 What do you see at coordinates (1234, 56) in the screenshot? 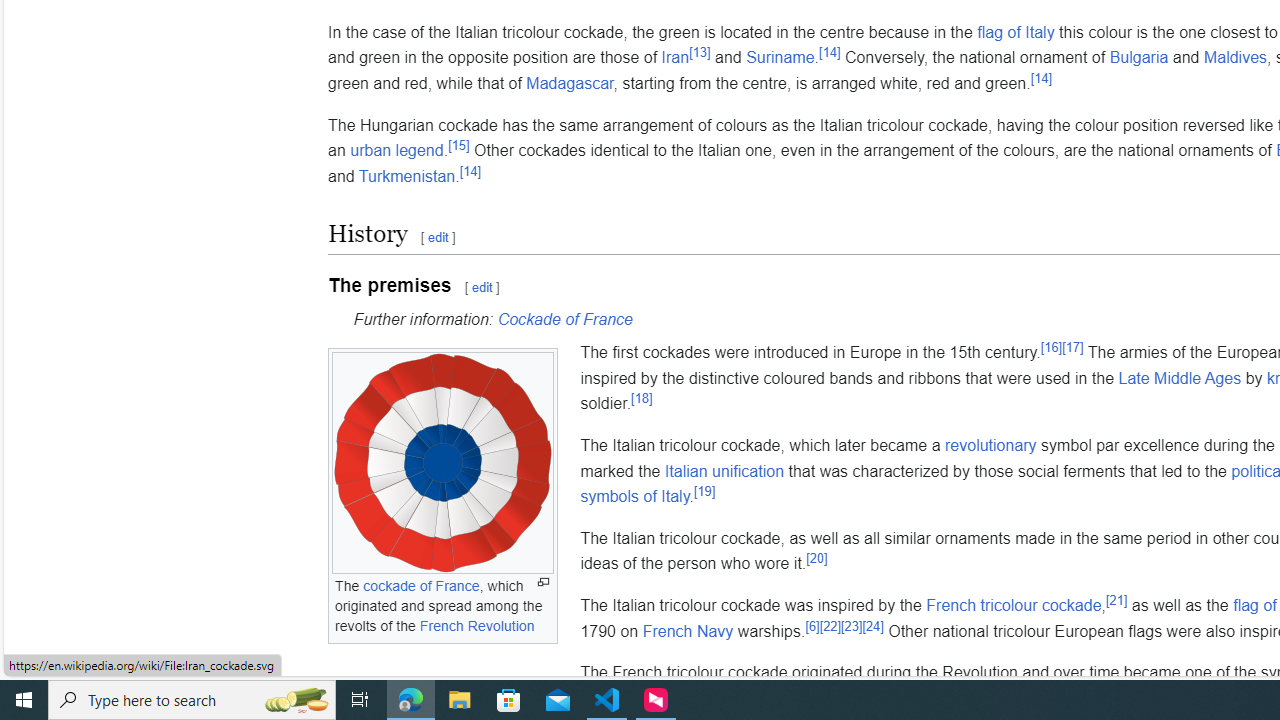
I see `'Maldives'` at bounding box center [1234, 56].